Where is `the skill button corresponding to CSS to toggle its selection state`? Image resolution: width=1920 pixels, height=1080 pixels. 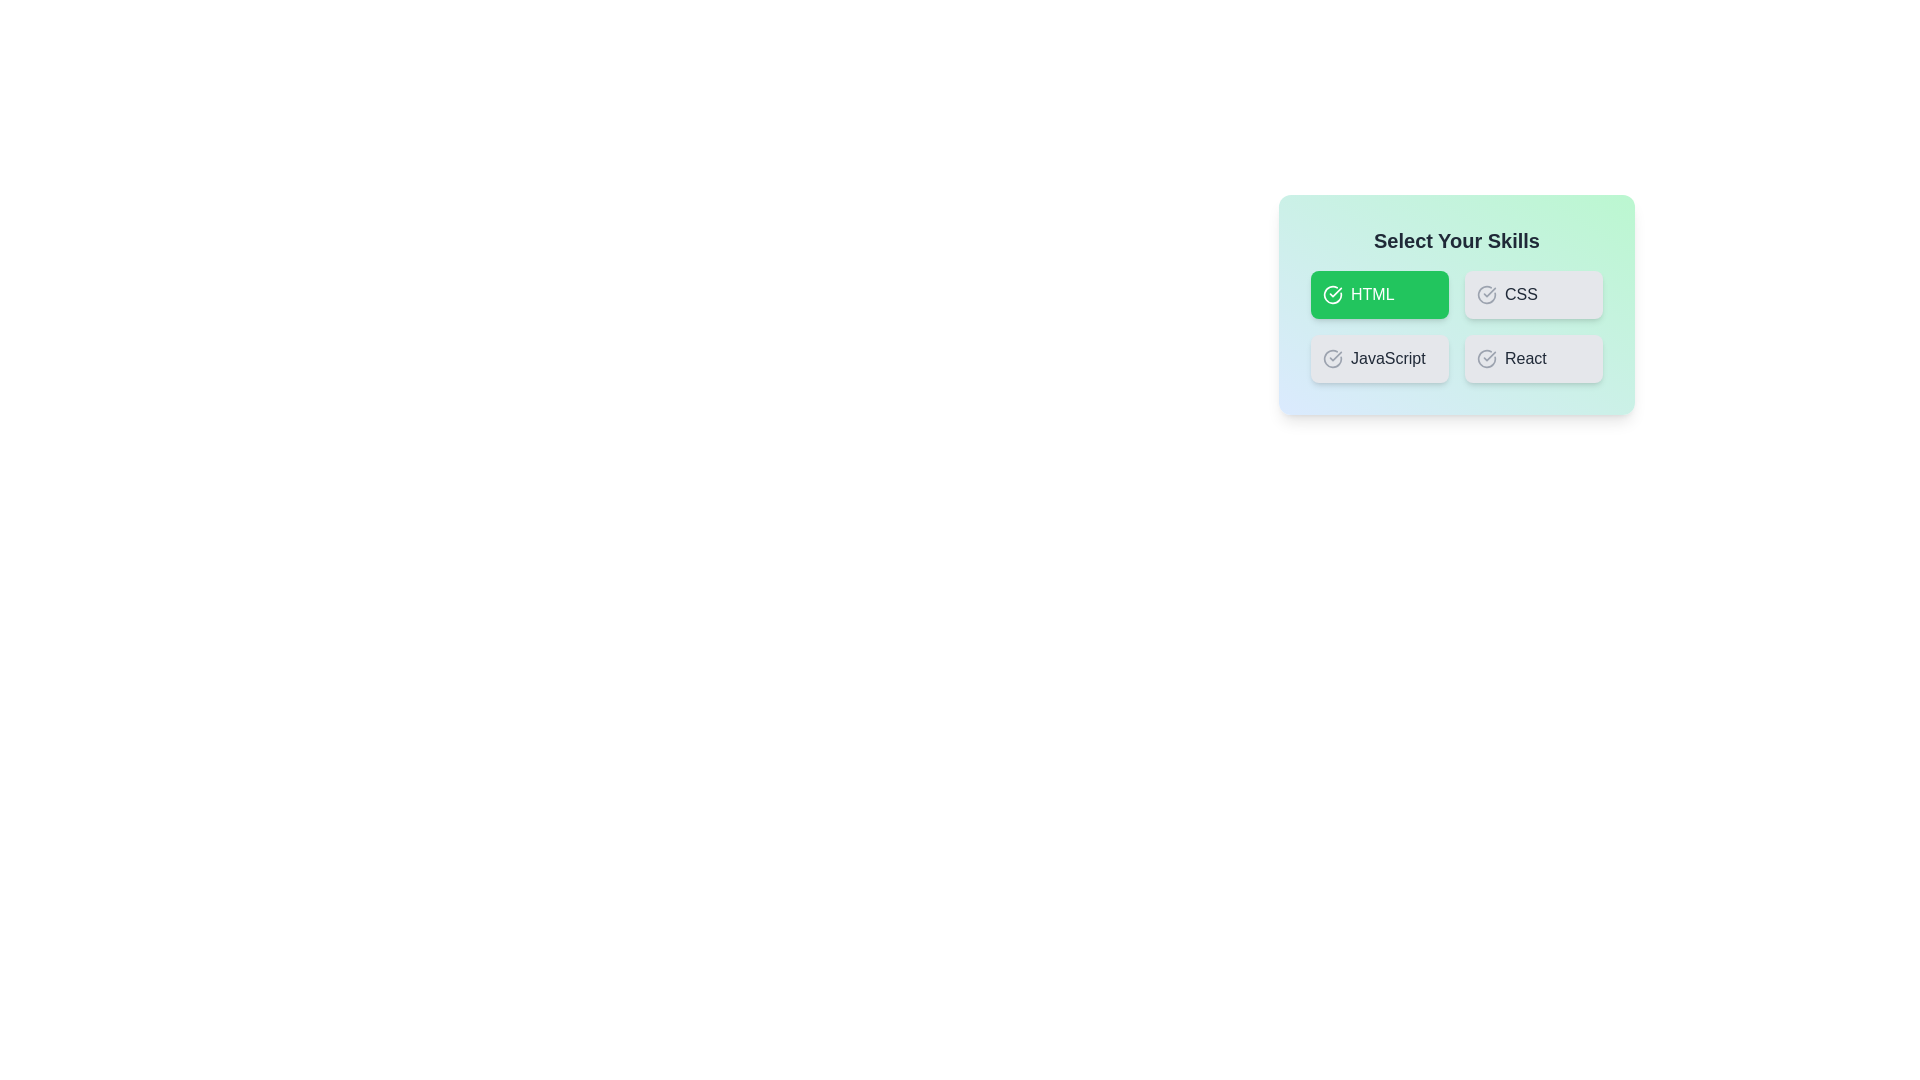 the skill button corresponding to CSS to toggle its selection state is located at coordinates (1533, 294).